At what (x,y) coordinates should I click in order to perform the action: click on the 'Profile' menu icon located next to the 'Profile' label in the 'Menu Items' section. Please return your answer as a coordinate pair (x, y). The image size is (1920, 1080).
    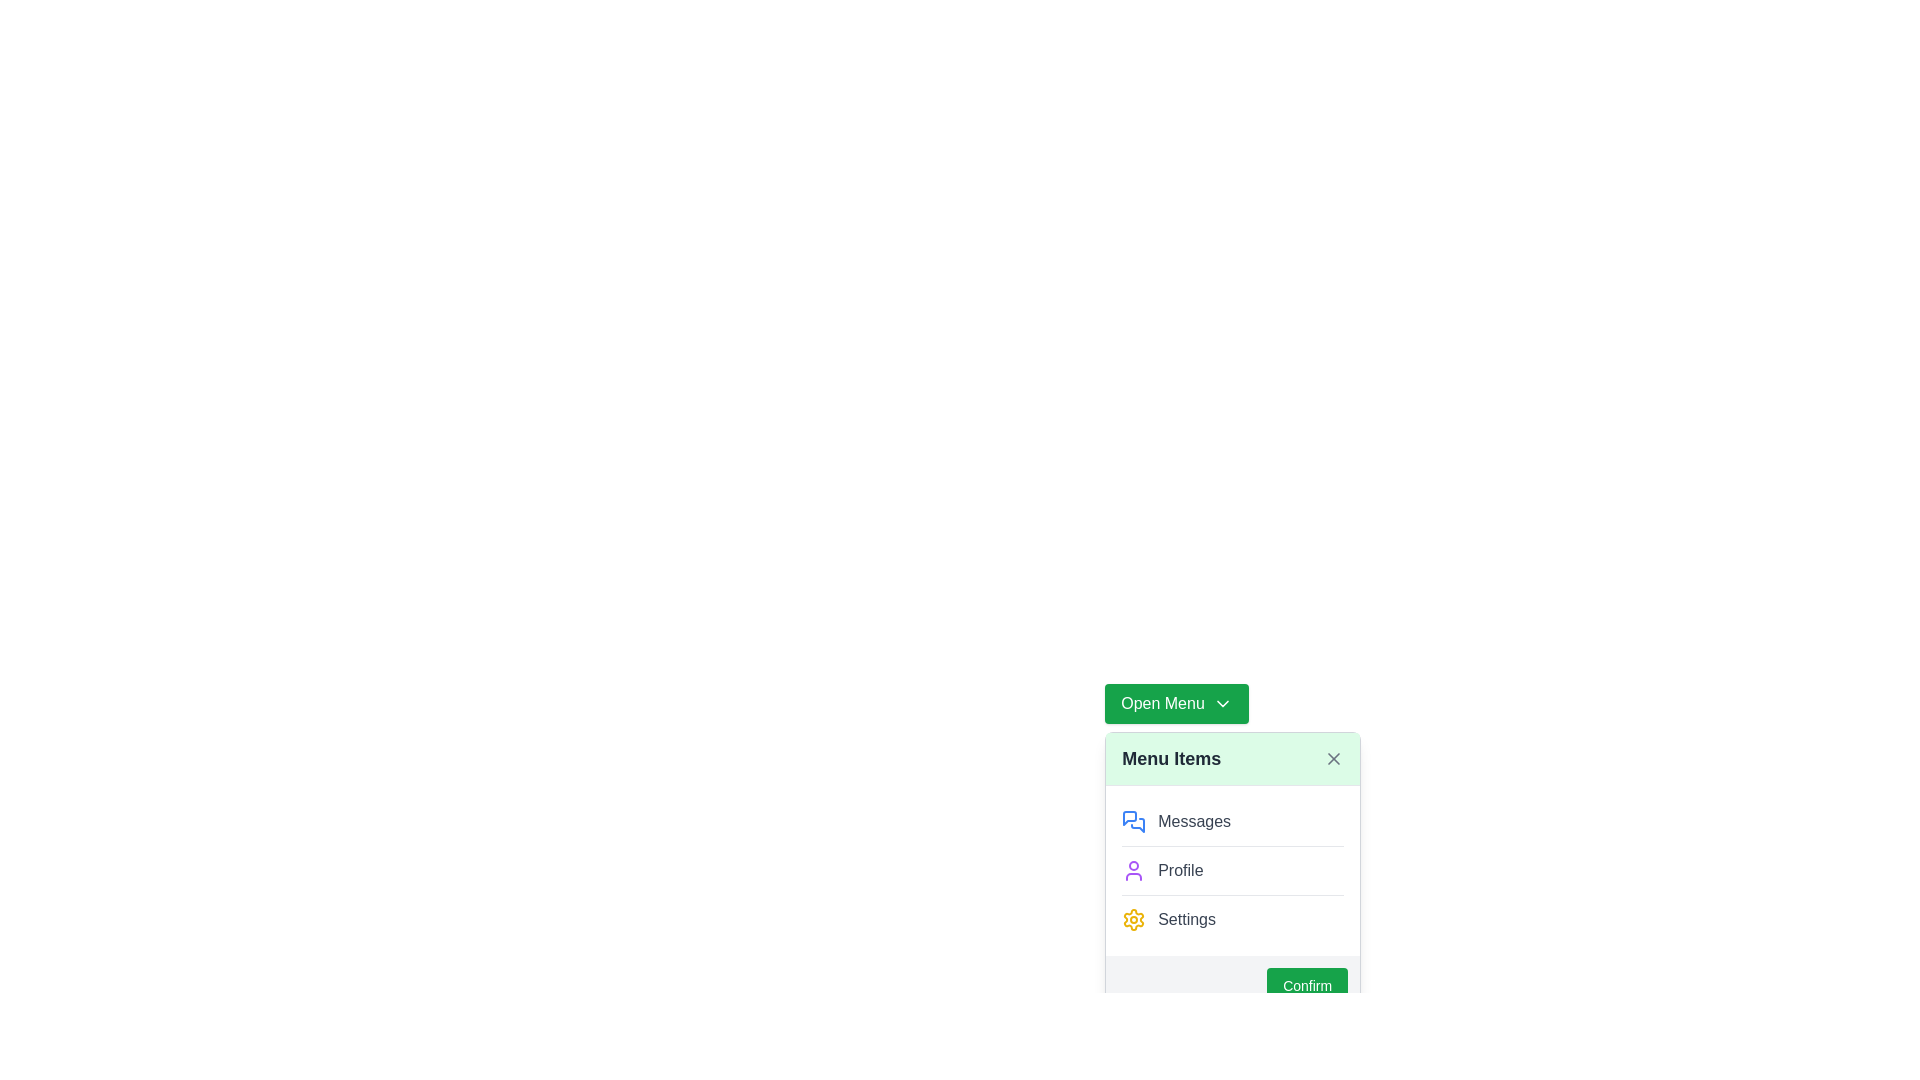
    Looking at the image, I should click on (1134, 870).